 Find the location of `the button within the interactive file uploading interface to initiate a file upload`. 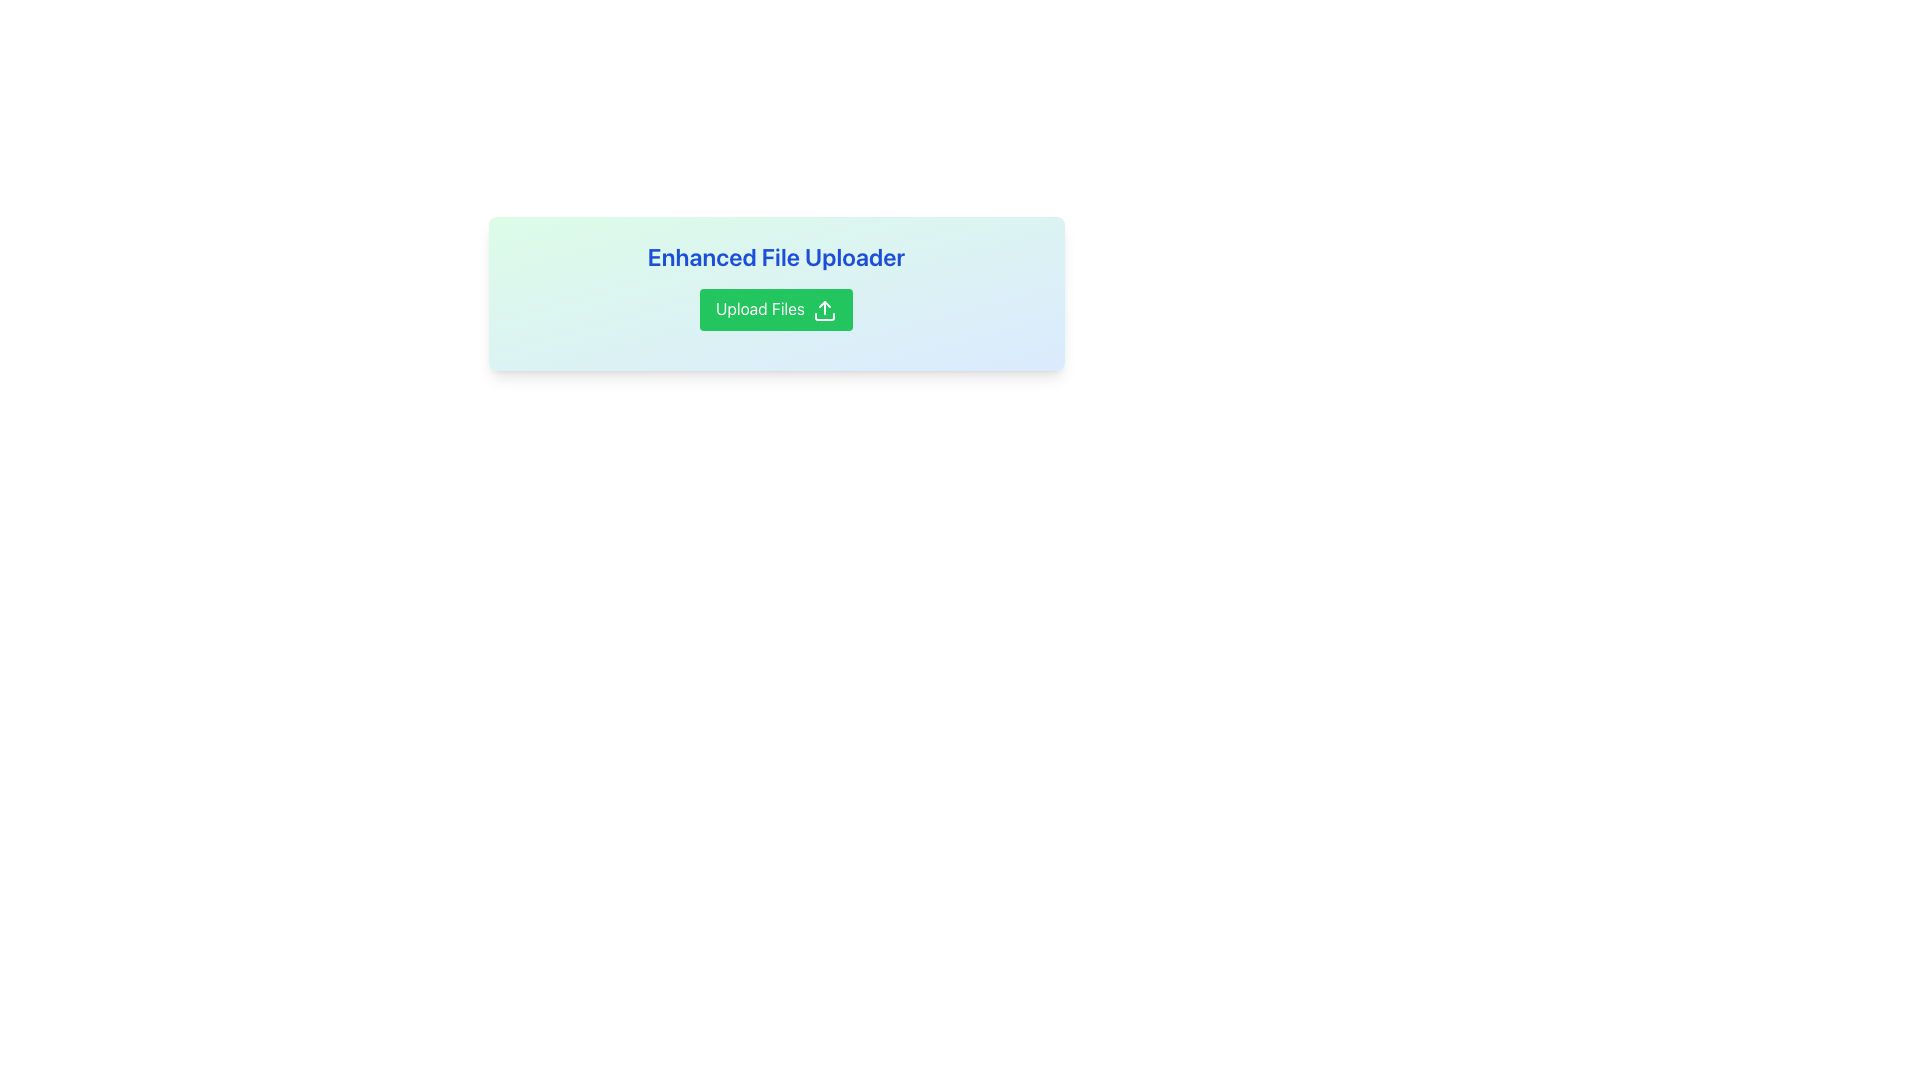

the button within the interactive file uploading interface to initiate a file upload is located at coordinates (775, 293).